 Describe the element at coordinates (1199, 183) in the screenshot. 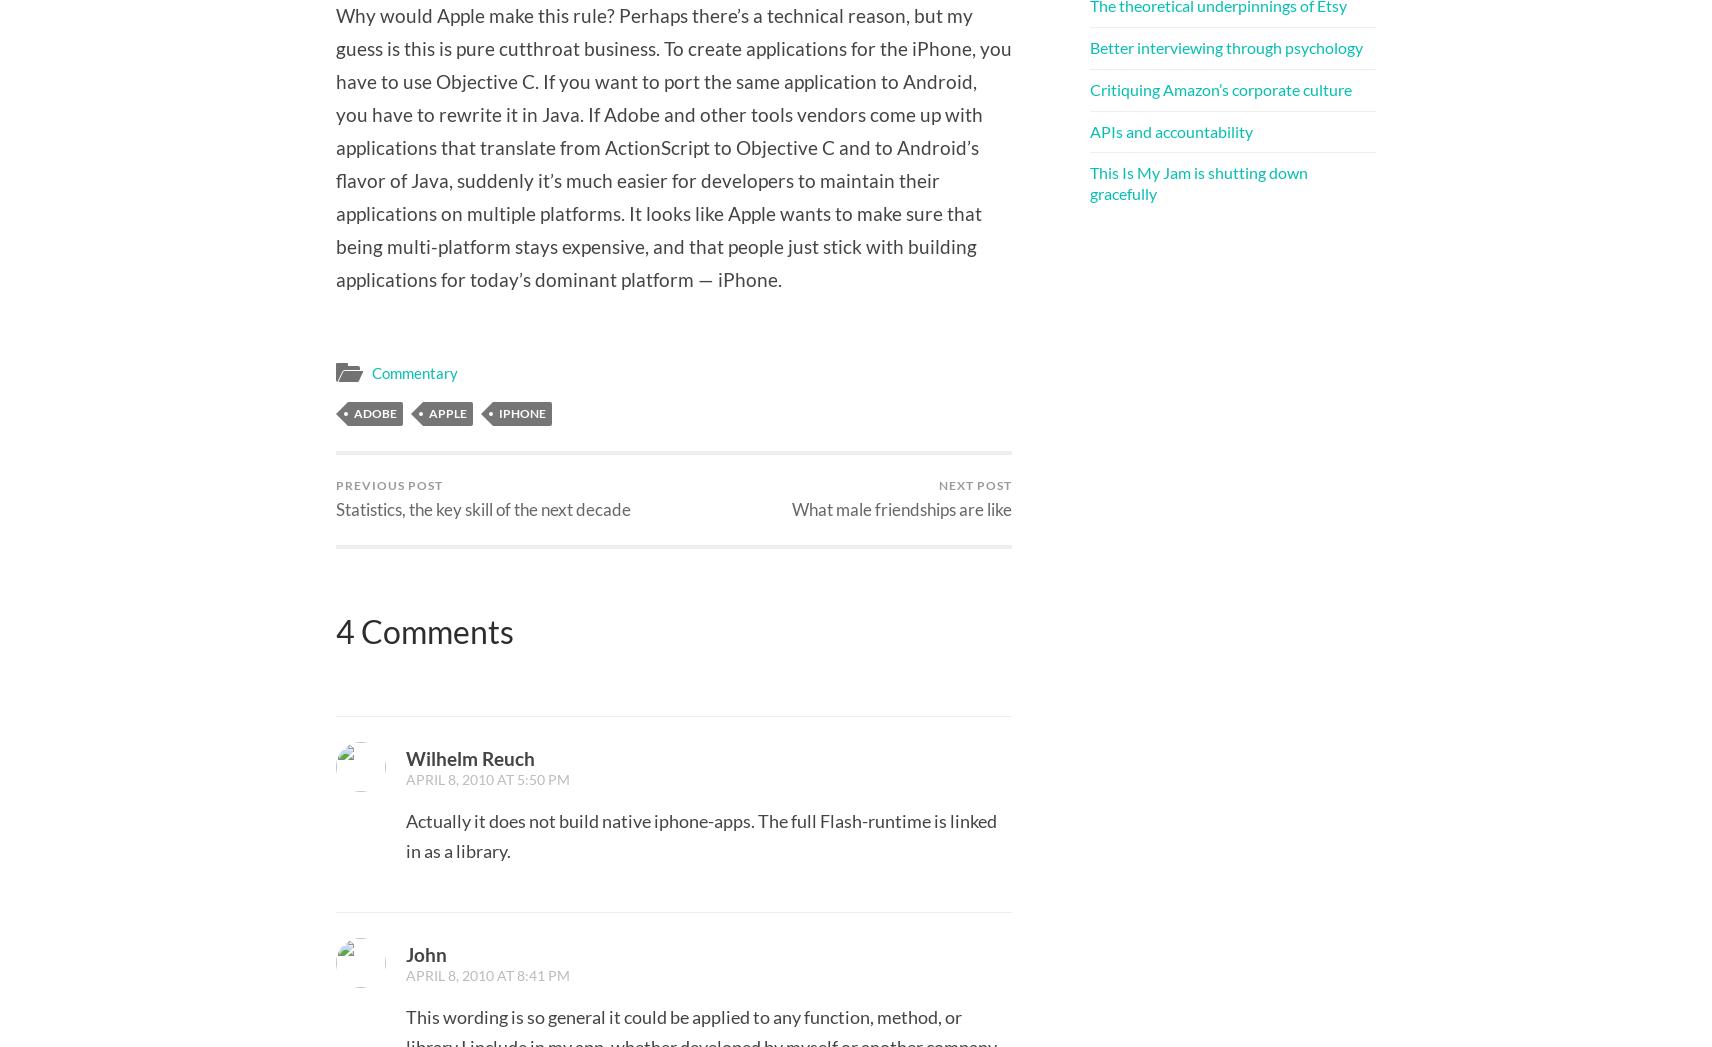

I see `'This Is My Jam is shutting down gracefully'` at that location.